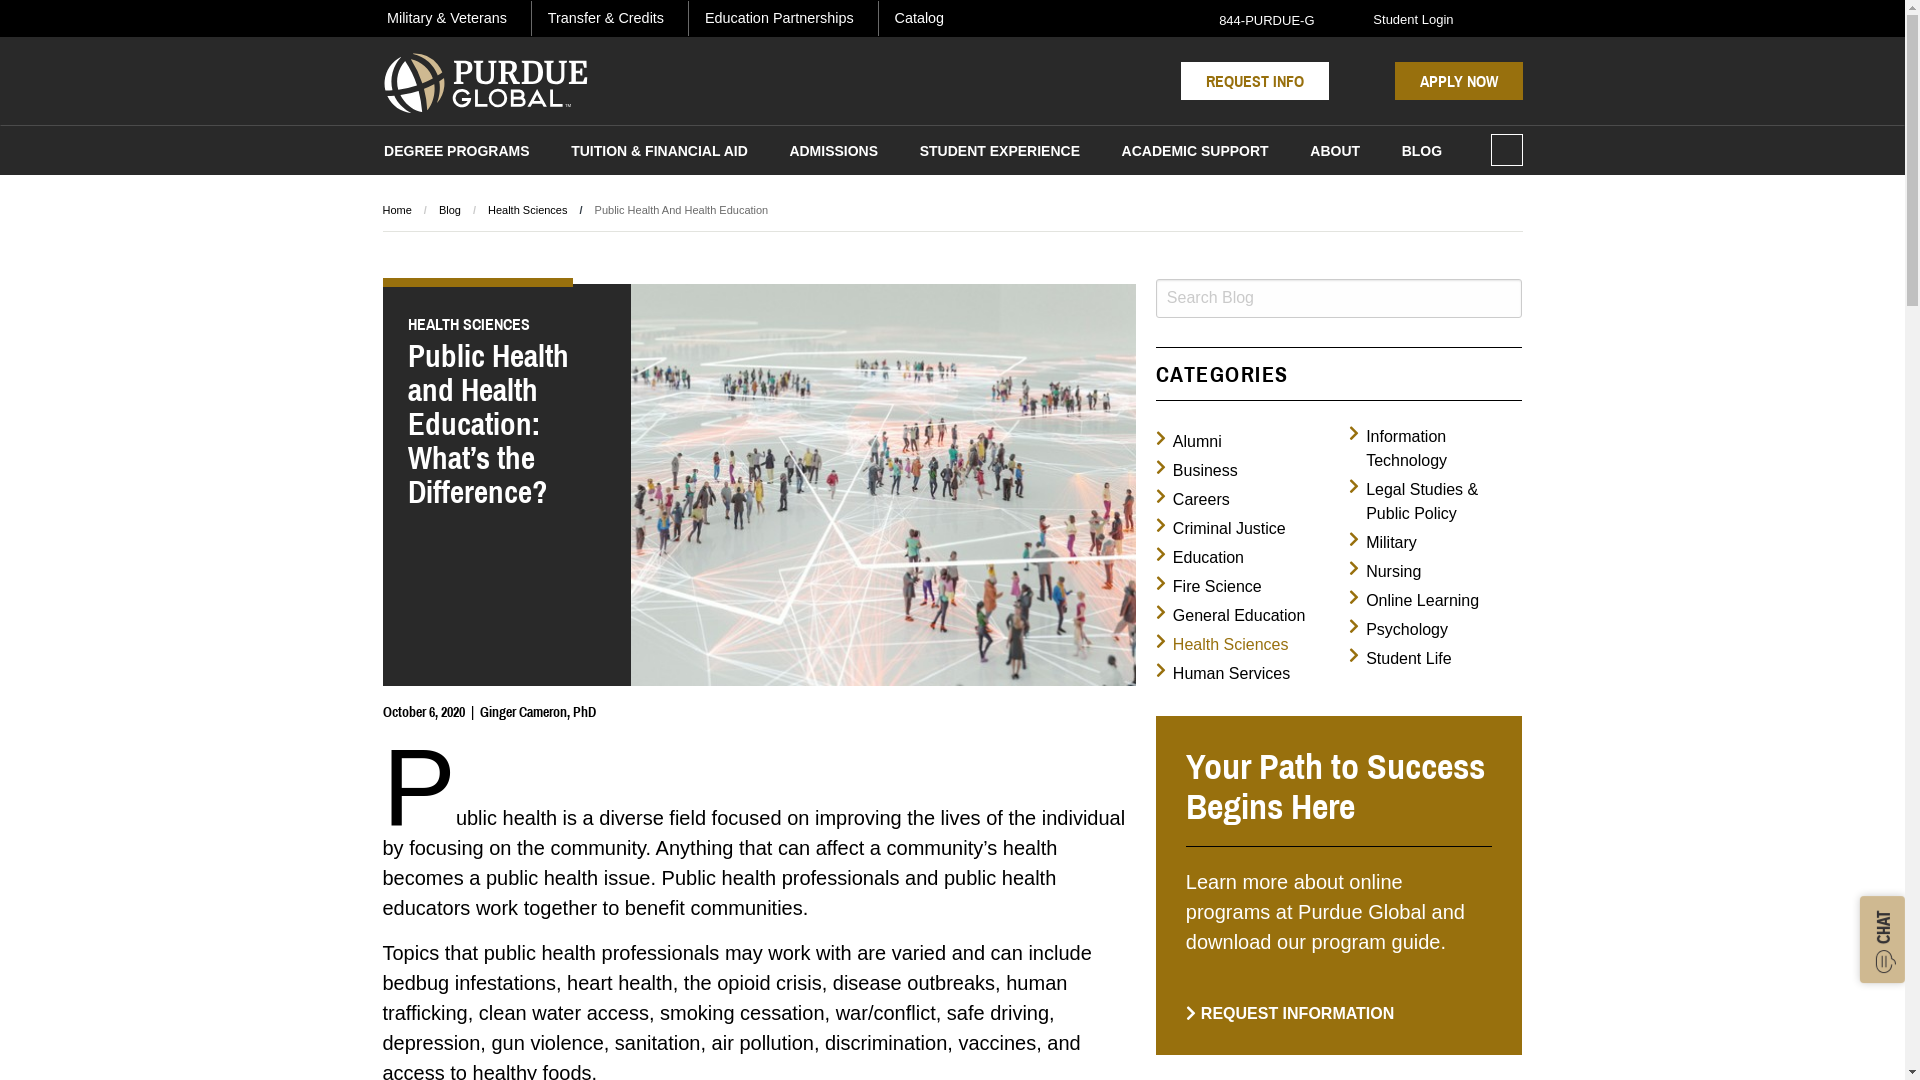  What do you see at coordinates (1196, 470) in the screenshot?
I see `'Business'` at bounding box center [1196, 470].